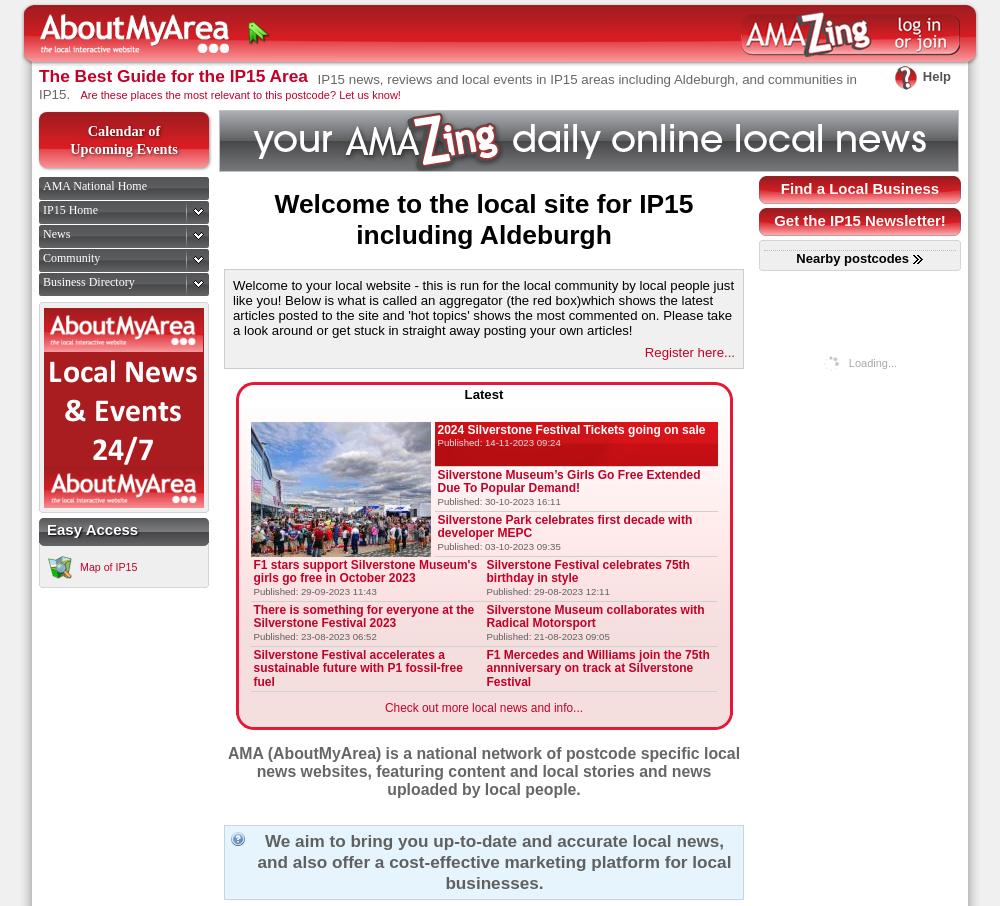 The image size is (1000, 906). What do you see at coordinates (493, 859) in the screenshot?
I see `'We aim to bring you up-to-date and accurate local news, and also offer a cost-effective marketing platform for local businesses.'` at bounding box center [493, 859].